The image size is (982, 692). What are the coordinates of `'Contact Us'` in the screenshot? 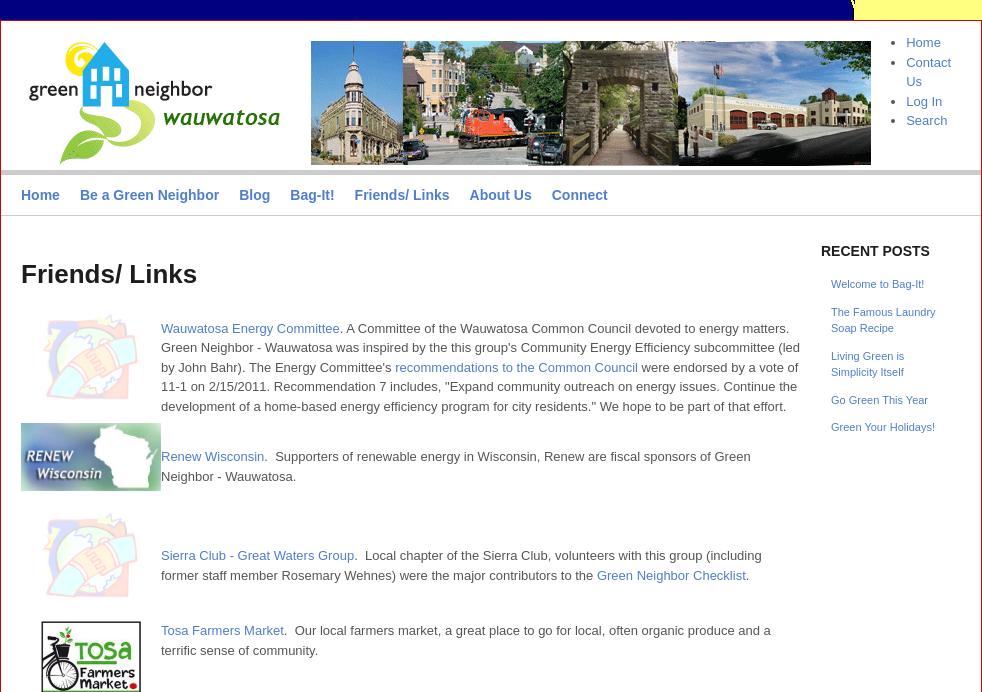 It's located at (928, 70).